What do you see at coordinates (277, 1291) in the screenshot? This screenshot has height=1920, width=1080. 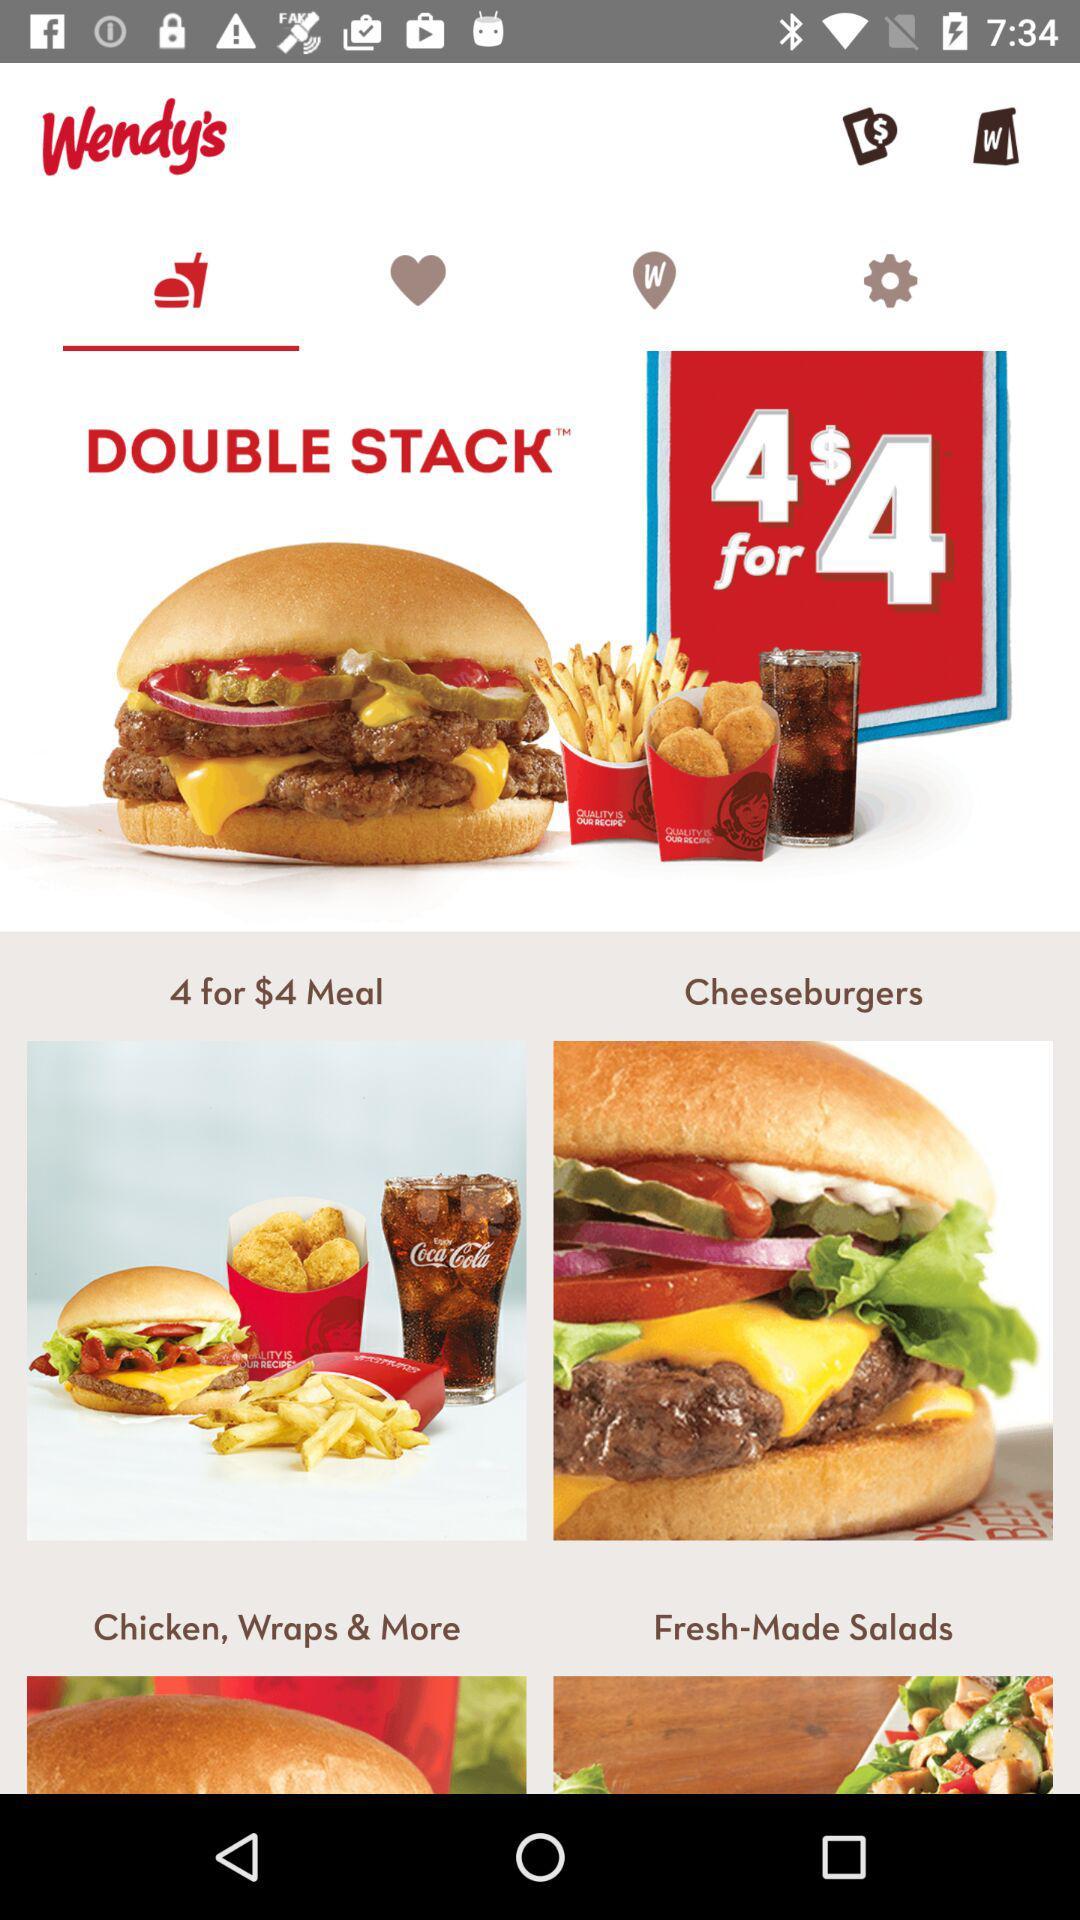 I see `the image below the text 4 for 4 meal` at bounding box center [277, 1291].